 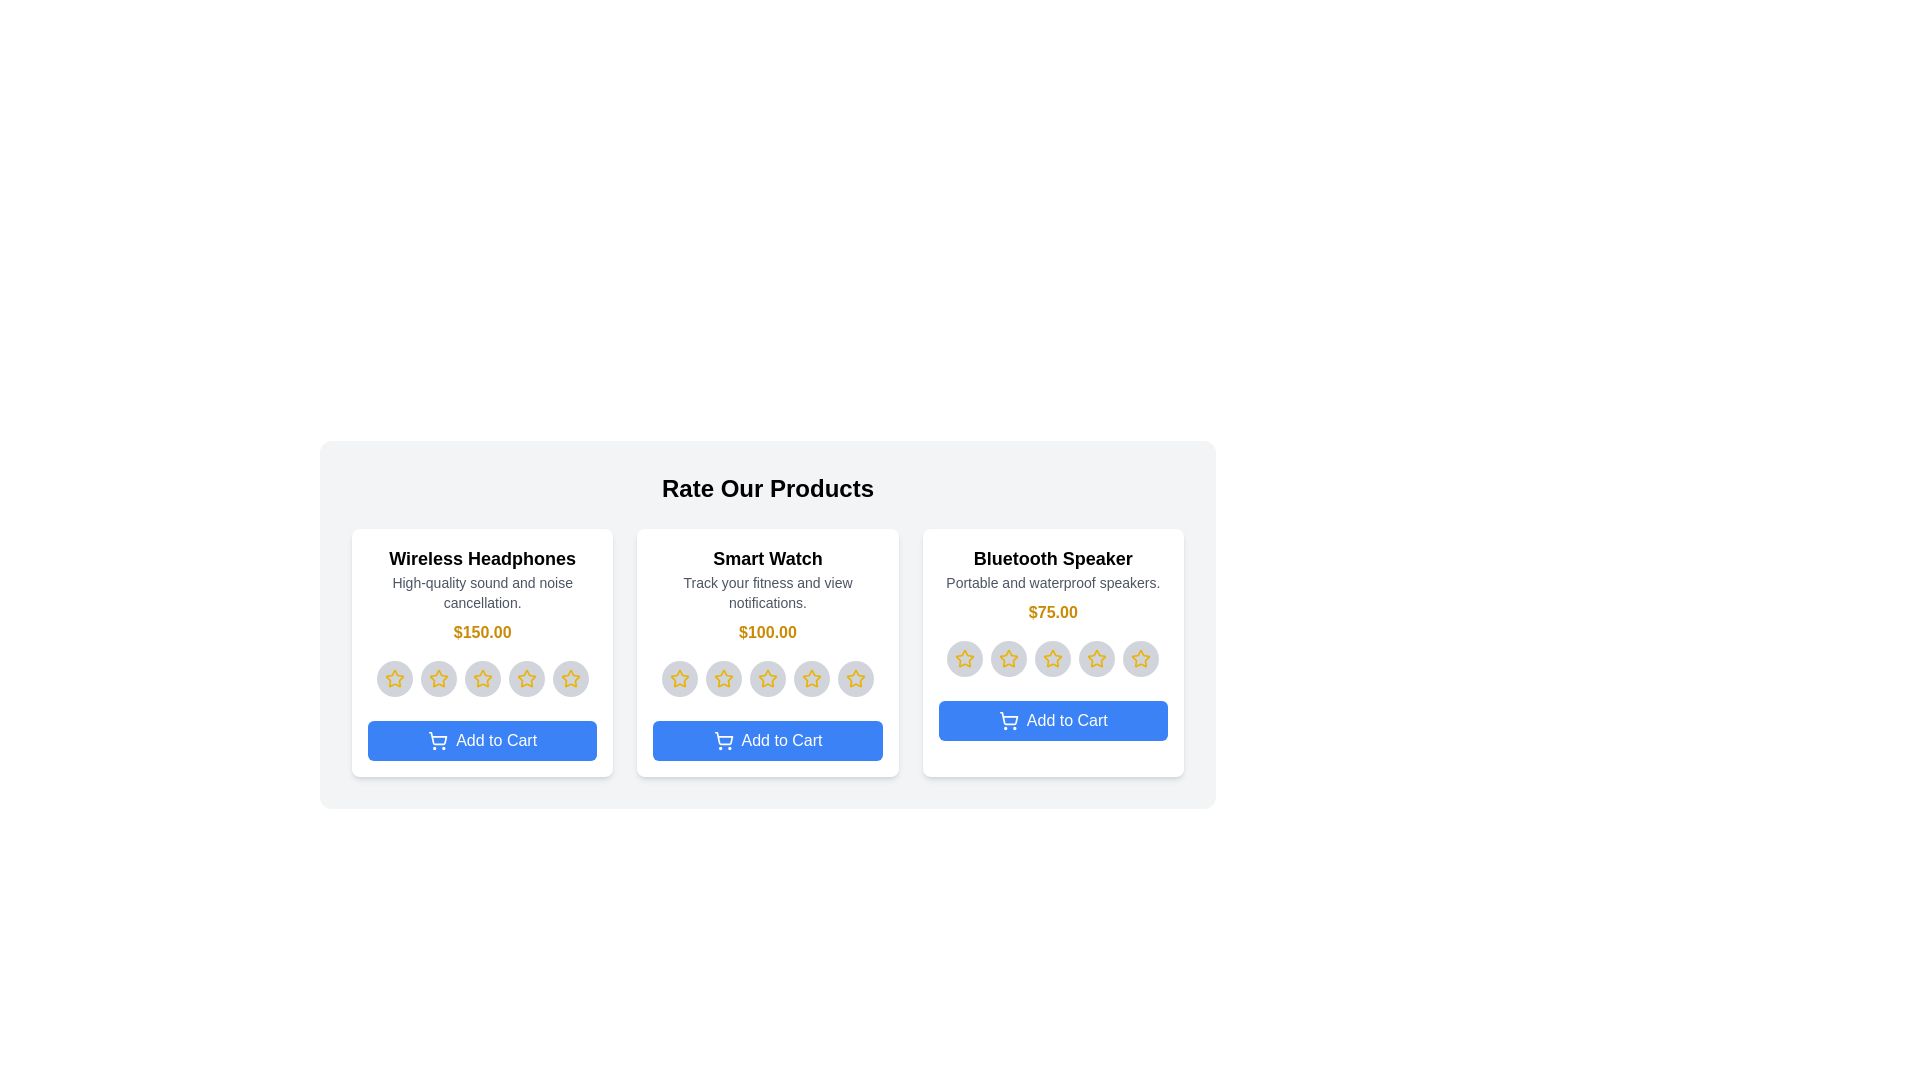 I want to click on the star corresponding to 2 for the product 'Bluetooth Speaker', so click(x=1009, y=659).